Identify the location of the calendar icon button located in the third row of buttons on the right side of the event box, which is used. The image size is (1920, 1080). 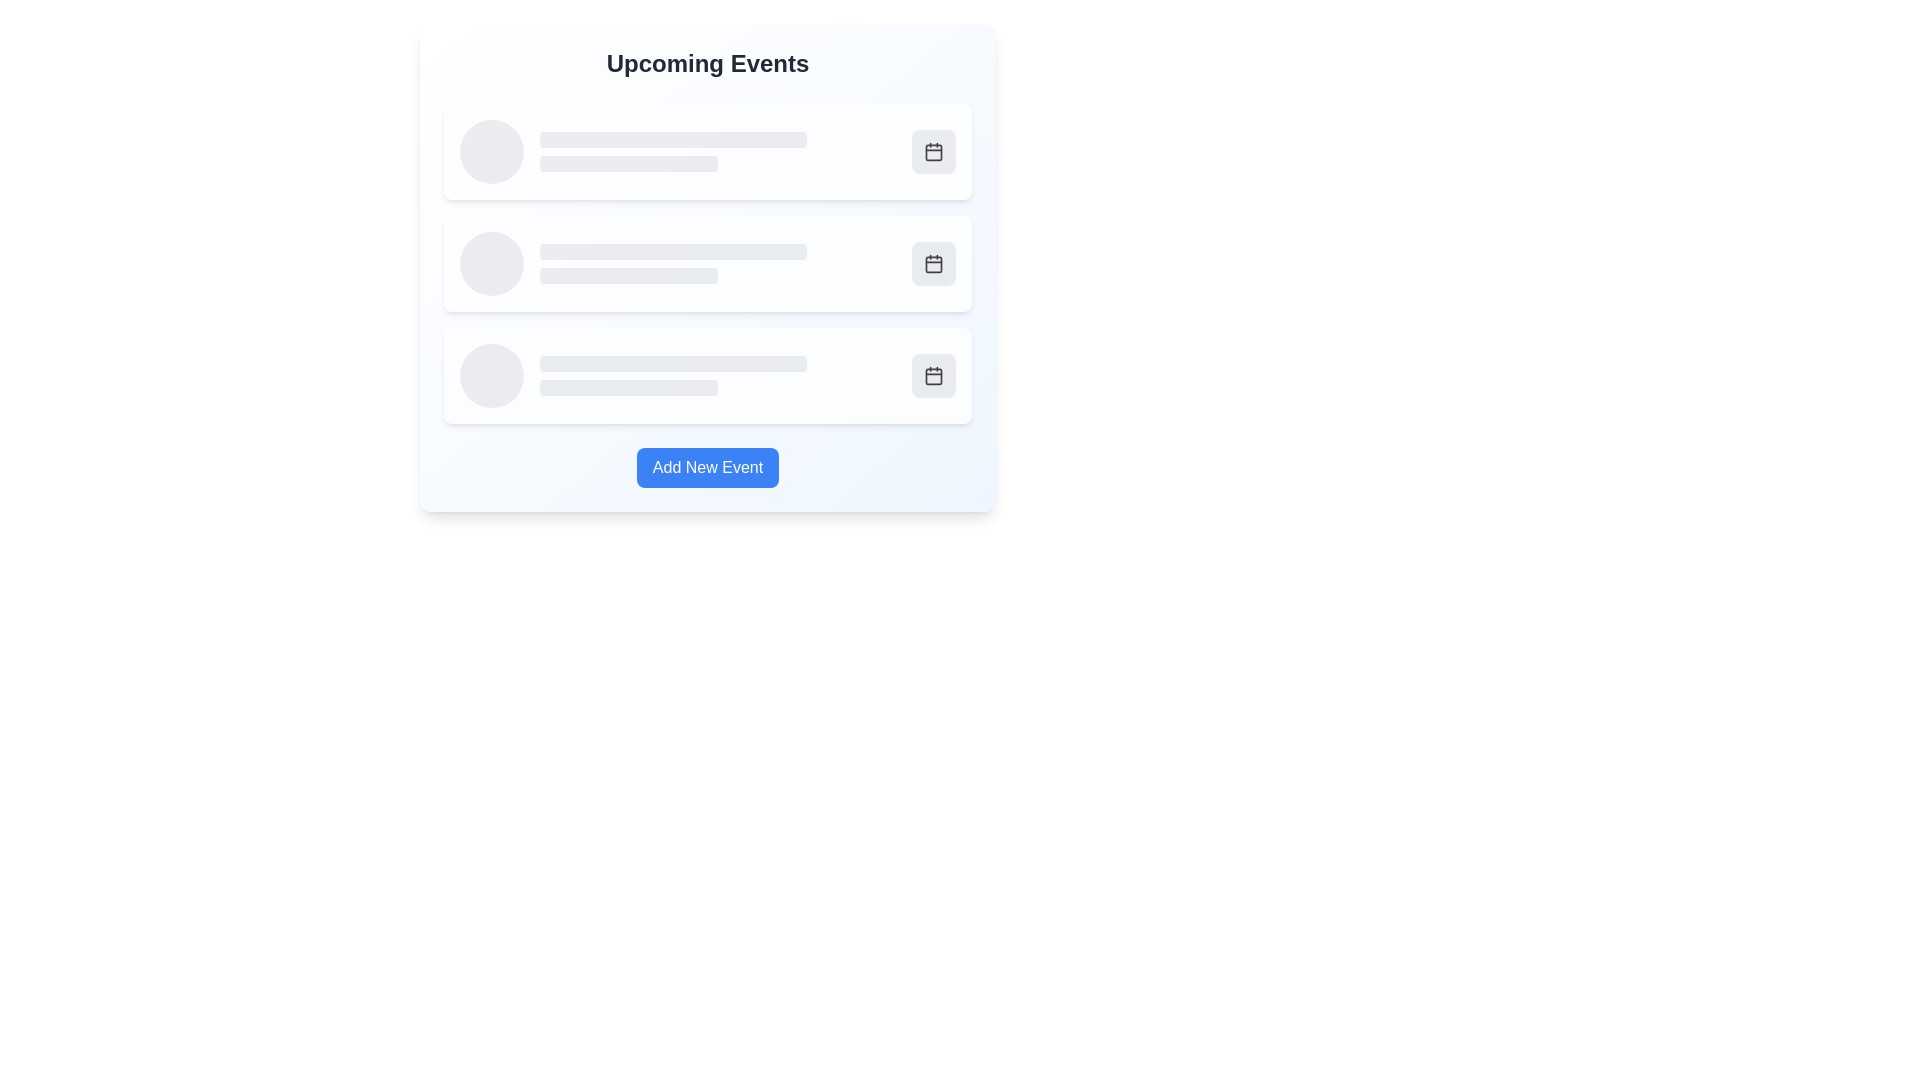
(933, 375).